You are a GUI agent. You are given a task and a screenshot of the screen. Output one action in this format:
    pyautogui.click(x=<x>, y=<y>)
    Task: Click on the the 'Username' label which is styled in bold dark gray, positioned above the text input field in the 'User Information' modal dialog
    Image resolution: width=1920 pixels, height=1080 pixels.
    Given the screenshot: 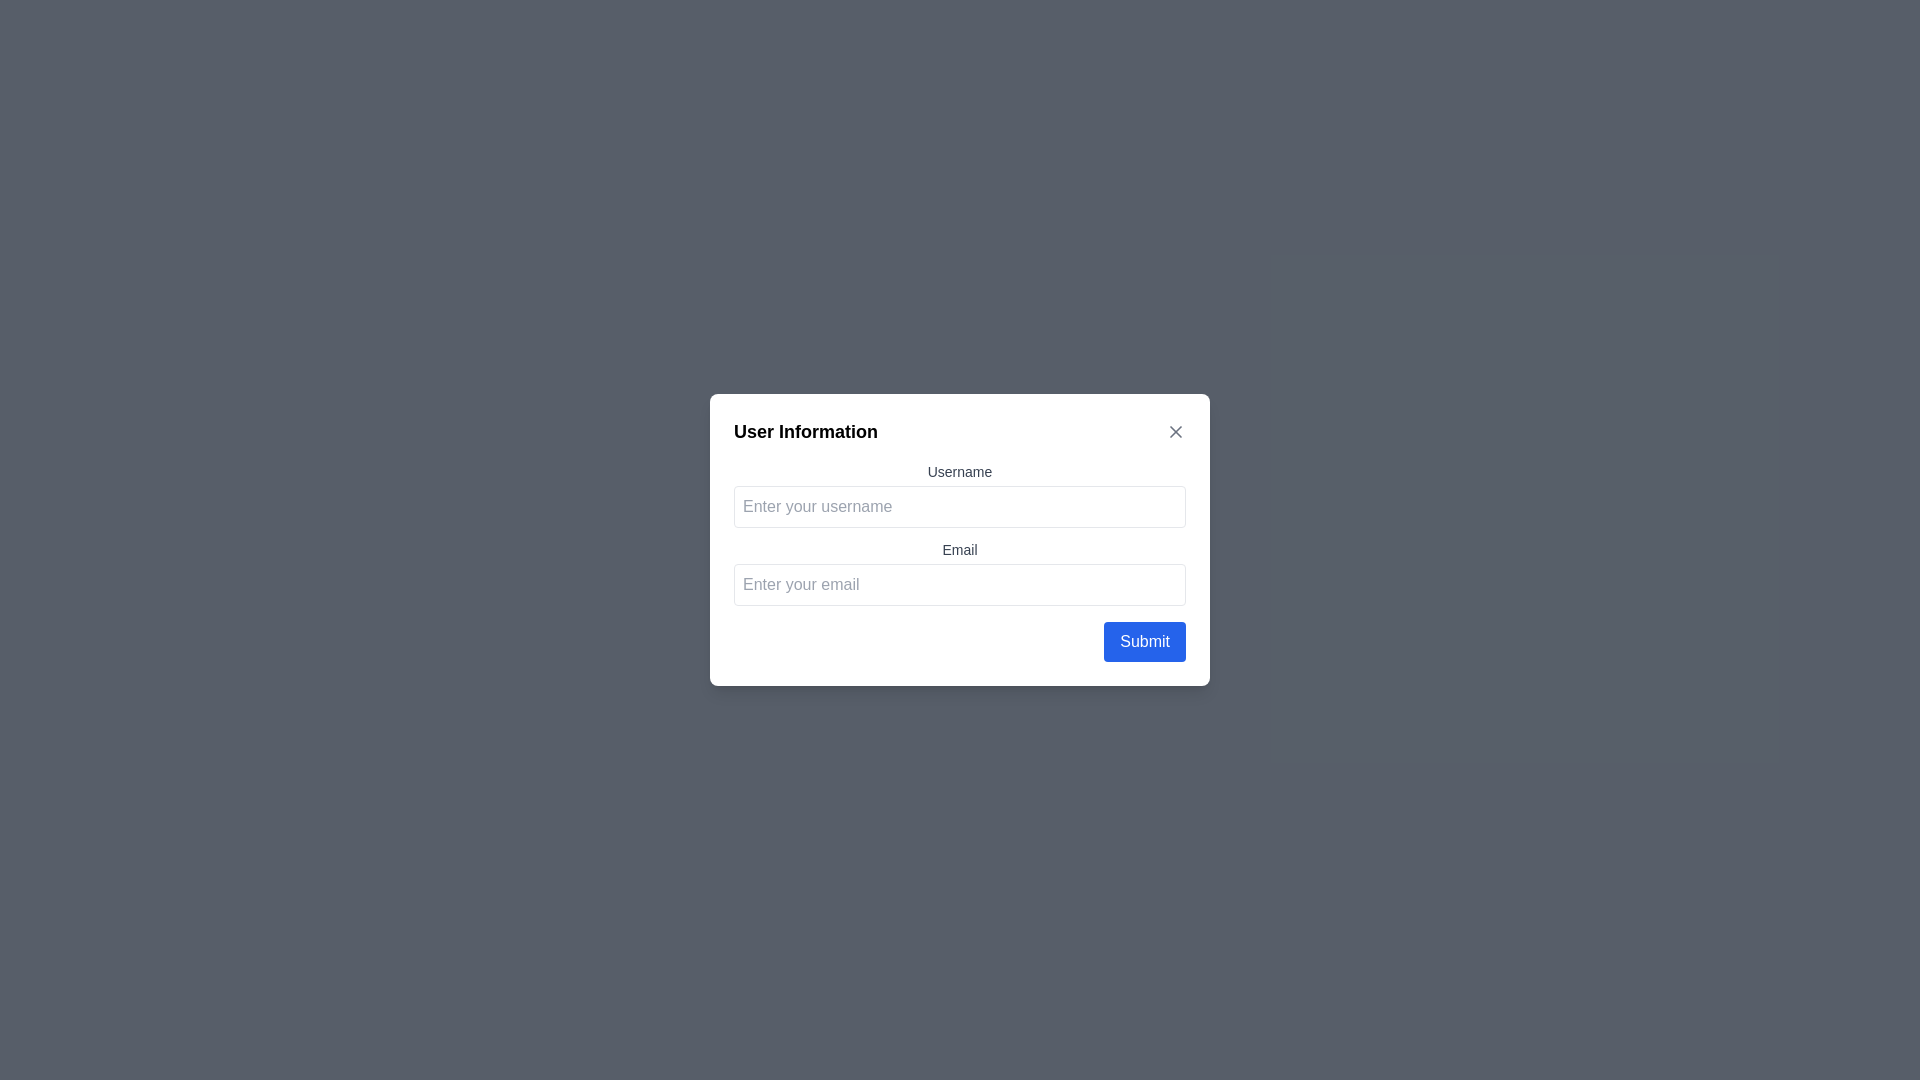 What is the action you would take?
    pyautogui.click(x=960, y=471)
    